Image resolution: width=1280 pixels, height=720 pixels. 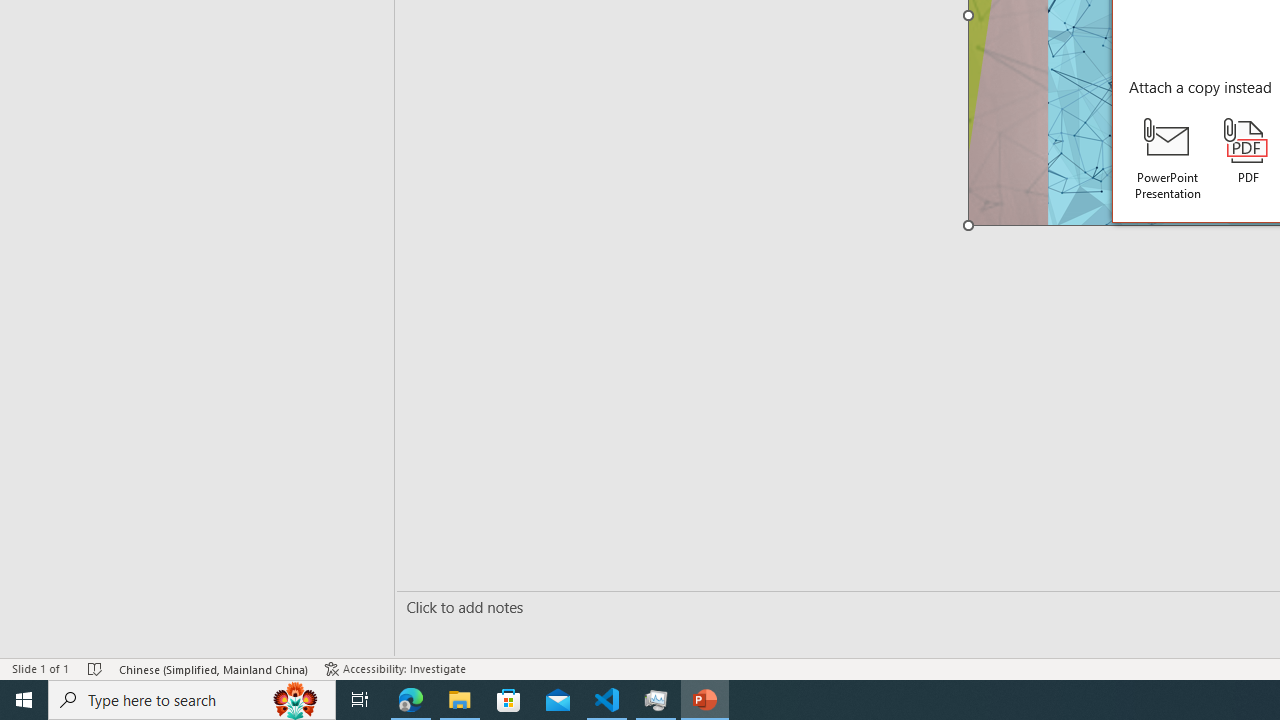 I want to click on 'Search highlights icon opens search home window', so click(x=294, y=698).